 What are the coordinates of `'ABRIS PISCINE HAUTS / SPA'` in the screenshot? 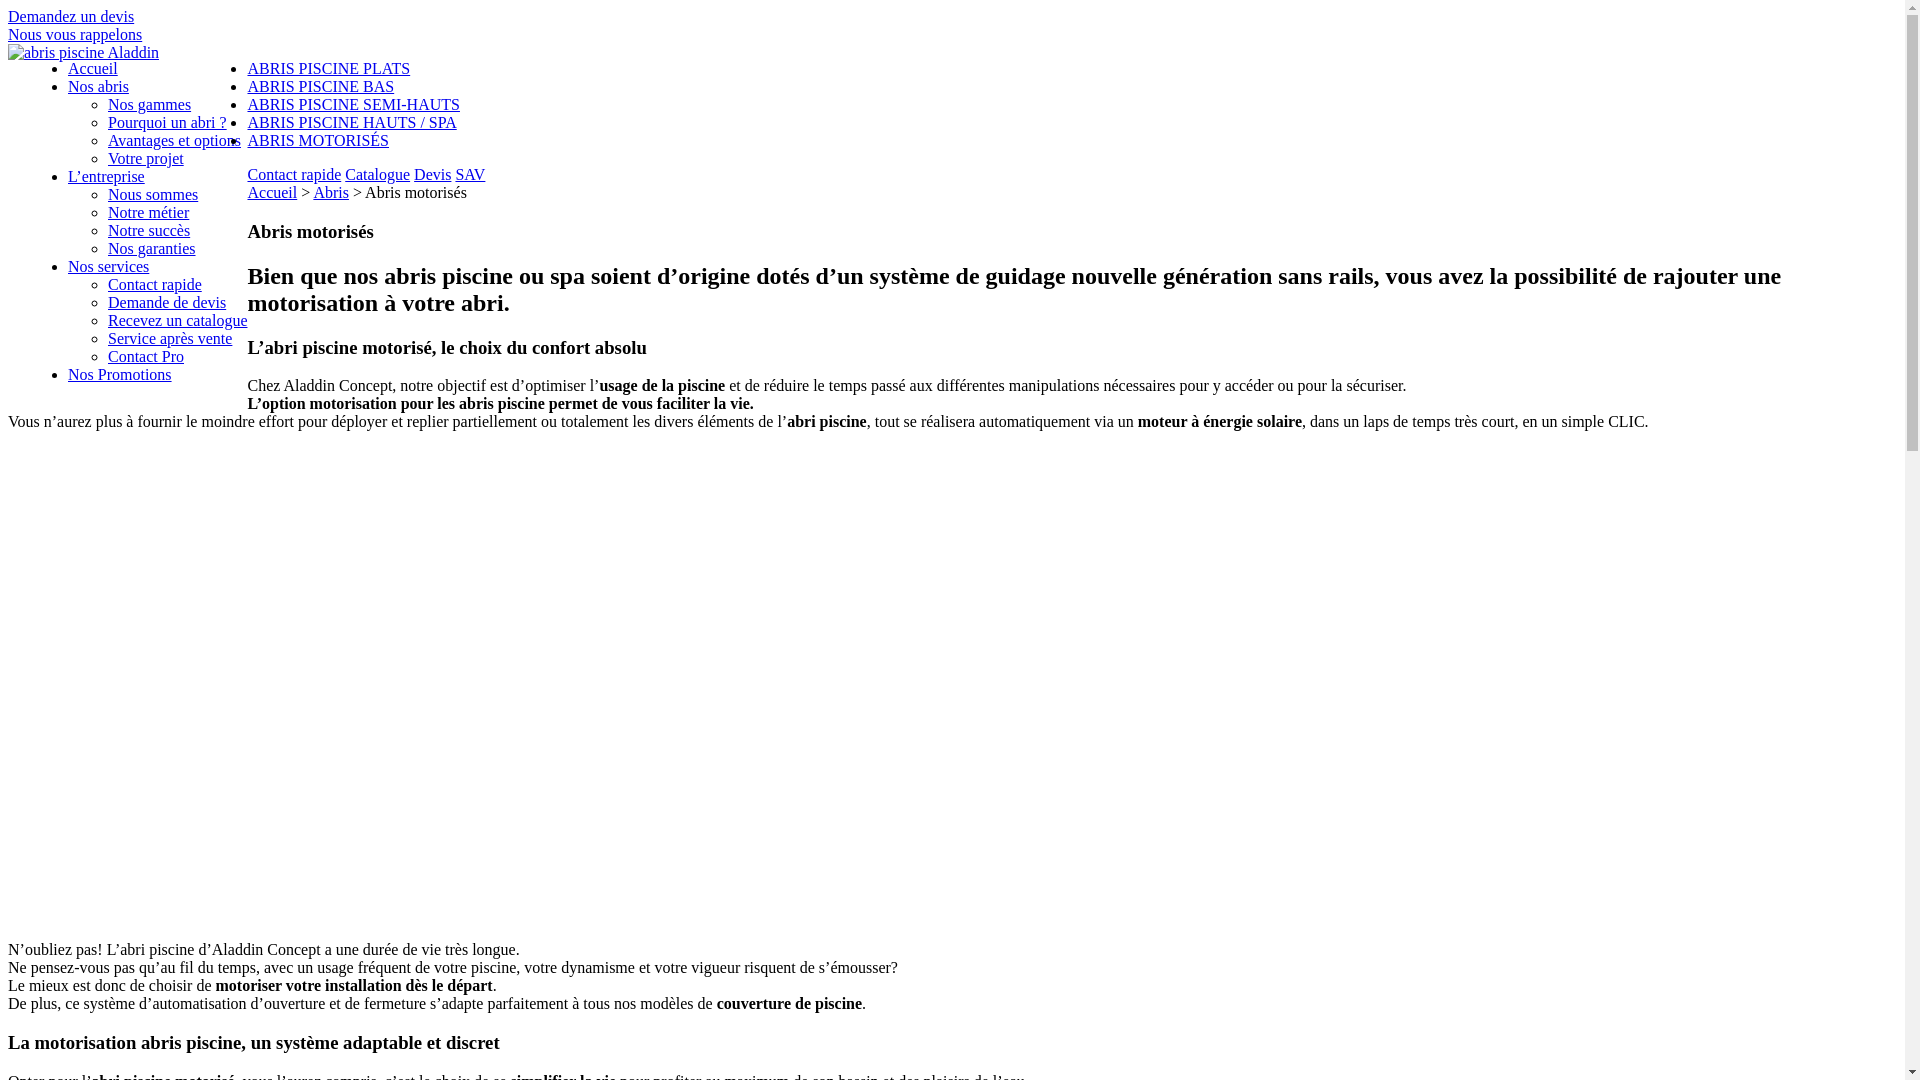 It's located at (351, 122).